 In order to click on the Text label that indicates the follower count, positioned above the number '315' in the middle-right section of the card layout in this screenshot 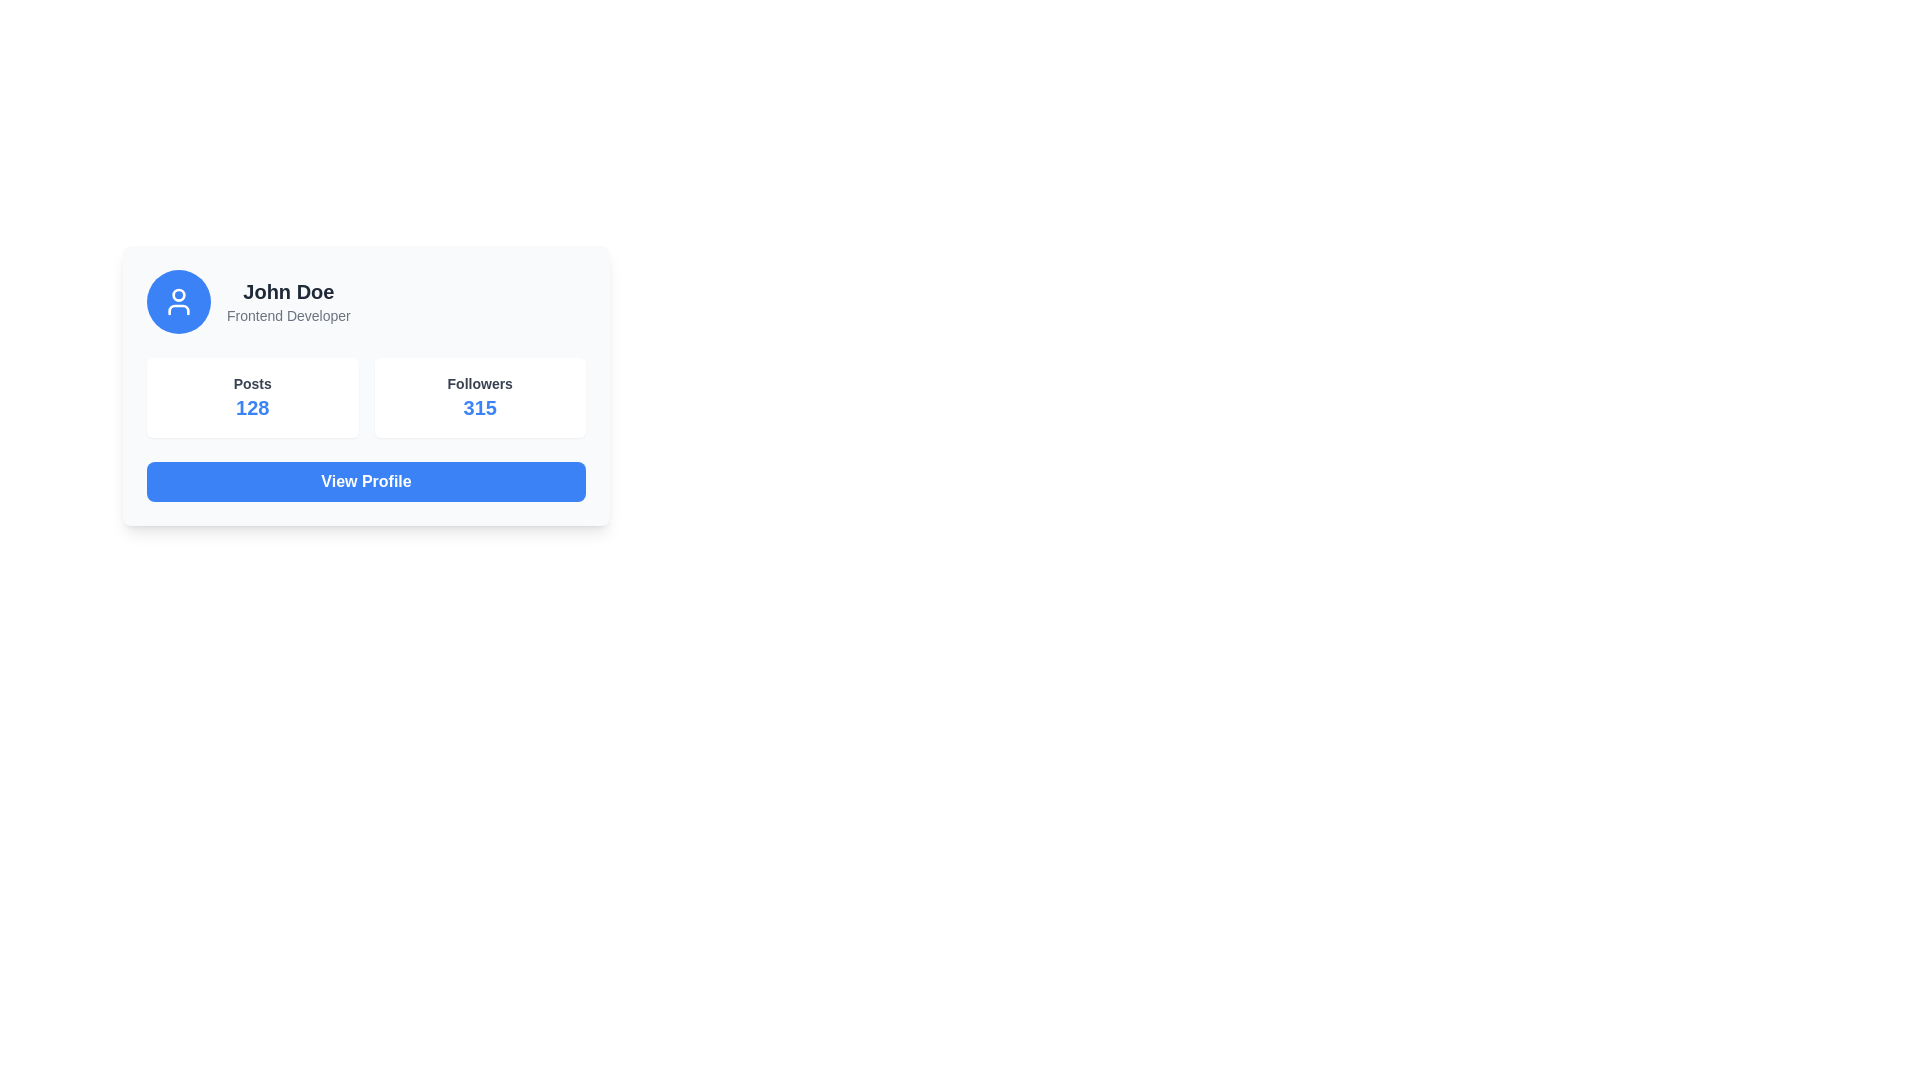, I will do `click(480, 384)`.